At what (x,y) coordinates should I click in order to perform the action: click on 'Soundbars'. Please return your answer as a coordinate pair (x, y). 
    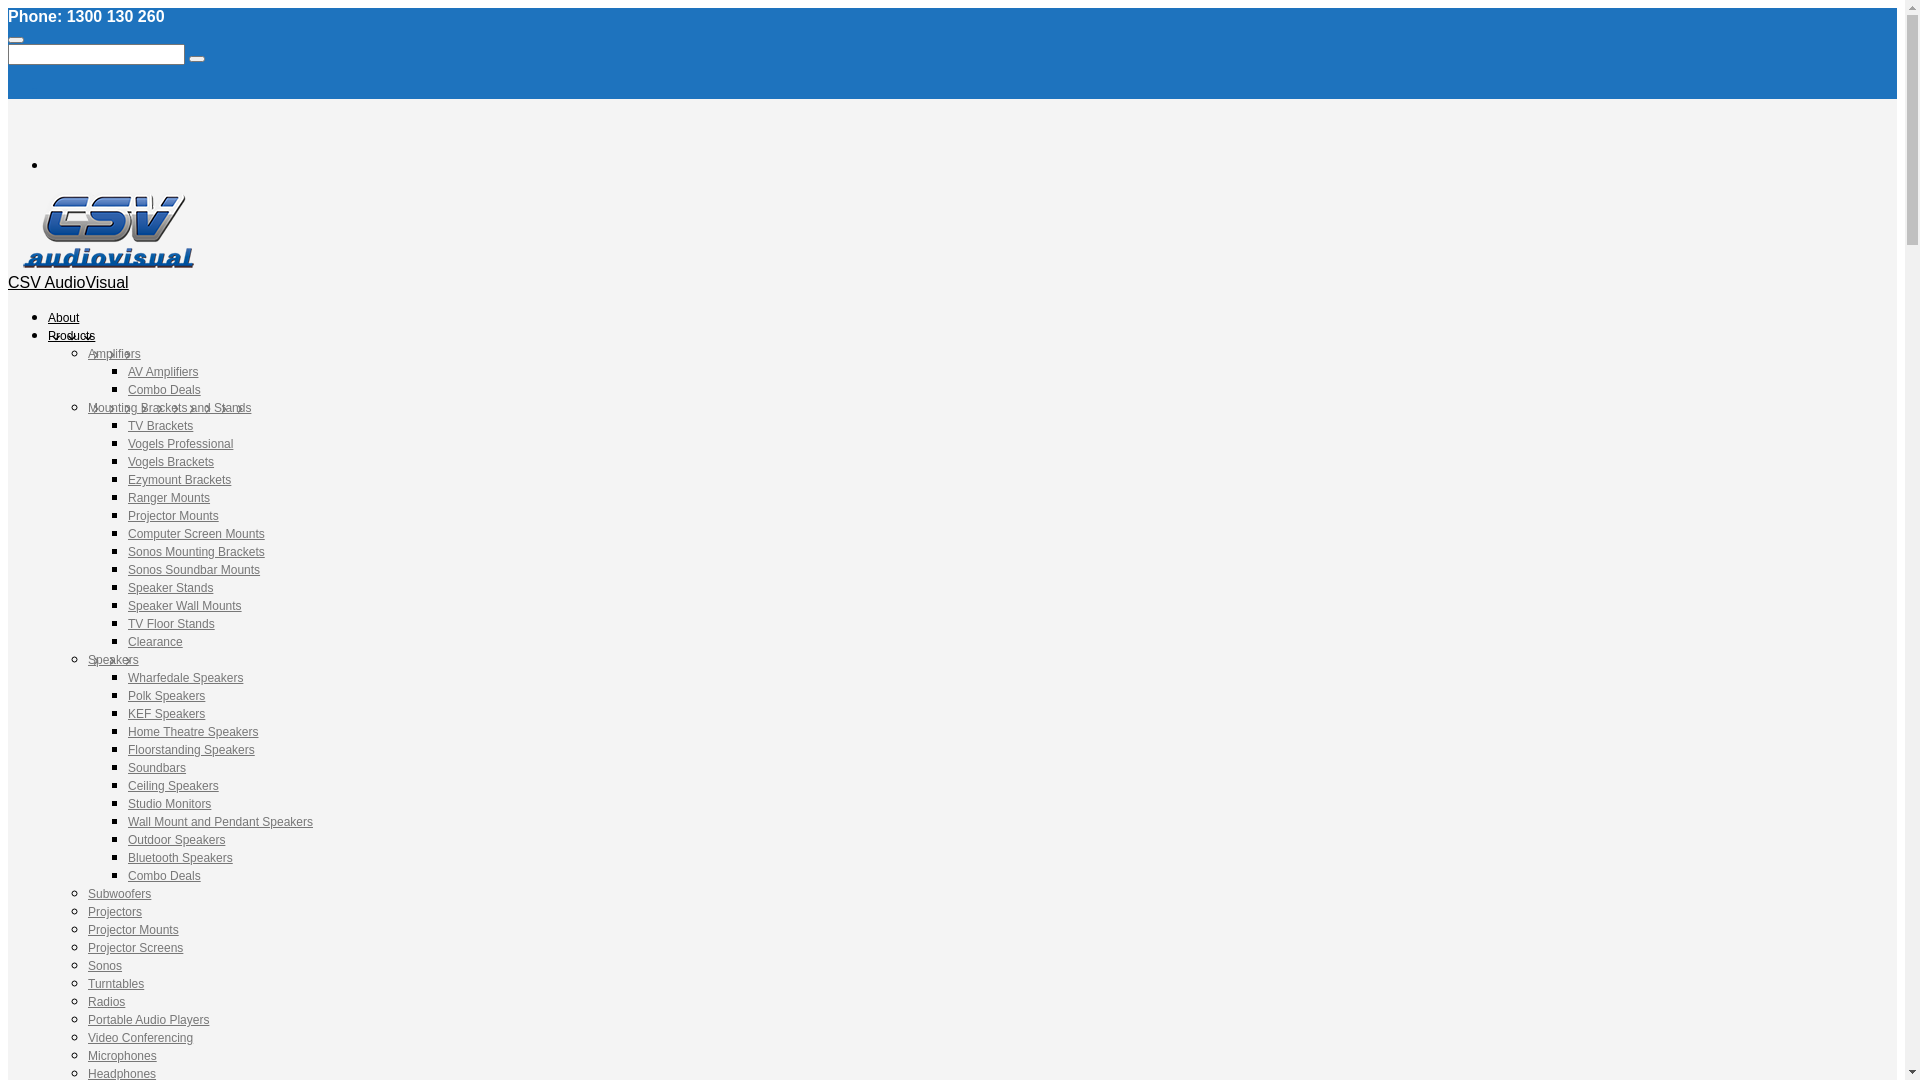
    Looking at the image, I should click on (156, 766).